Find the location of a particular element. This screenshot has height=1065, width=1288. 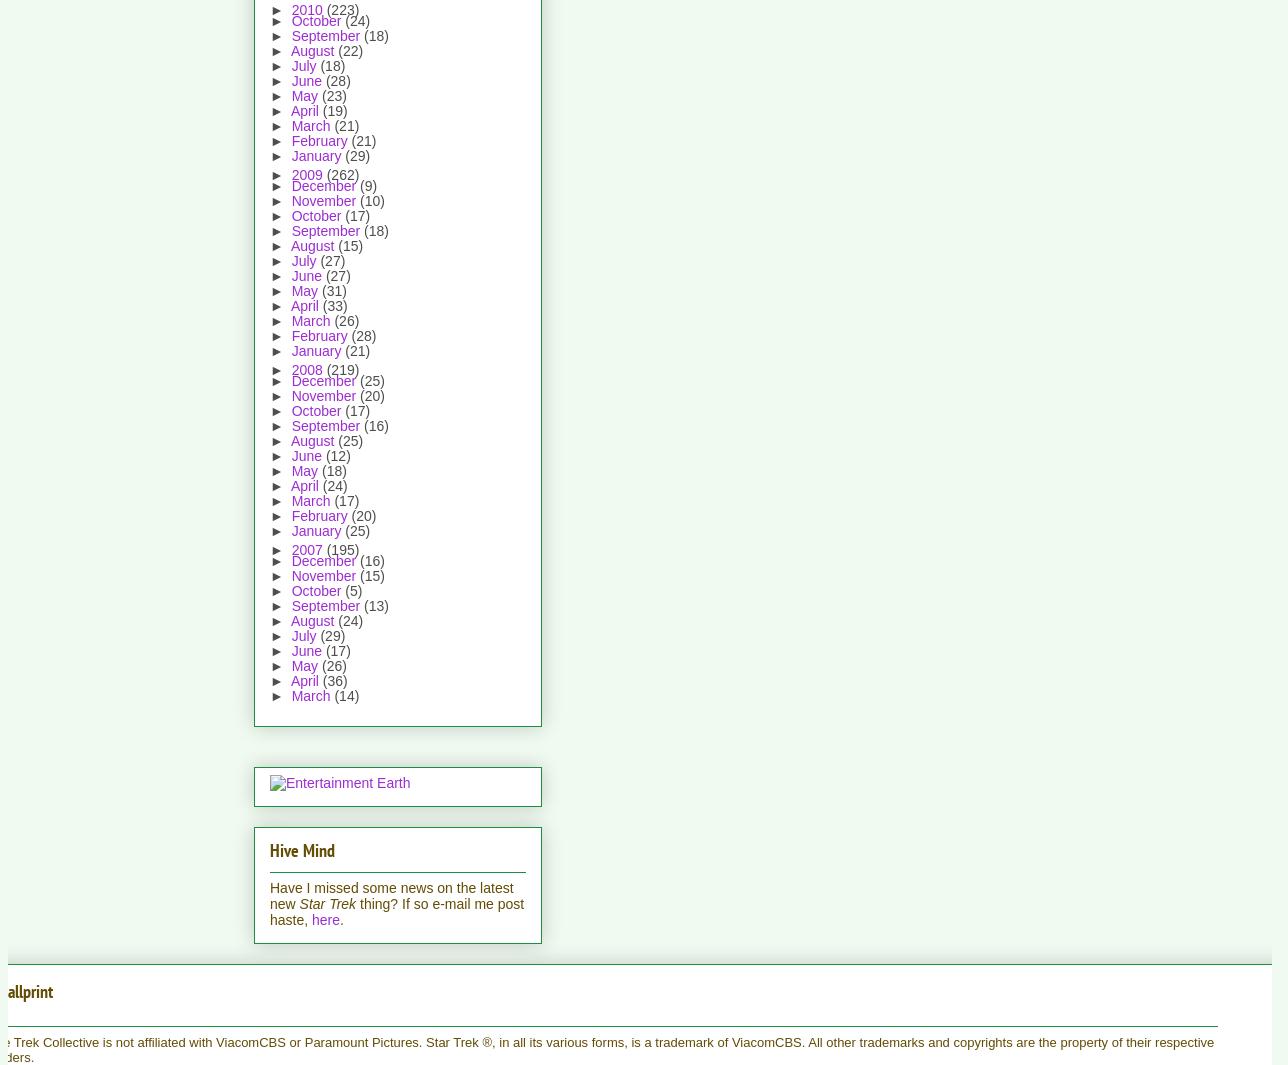

'Have I missed some news on the latest new' is located at coordinates (390, 895).